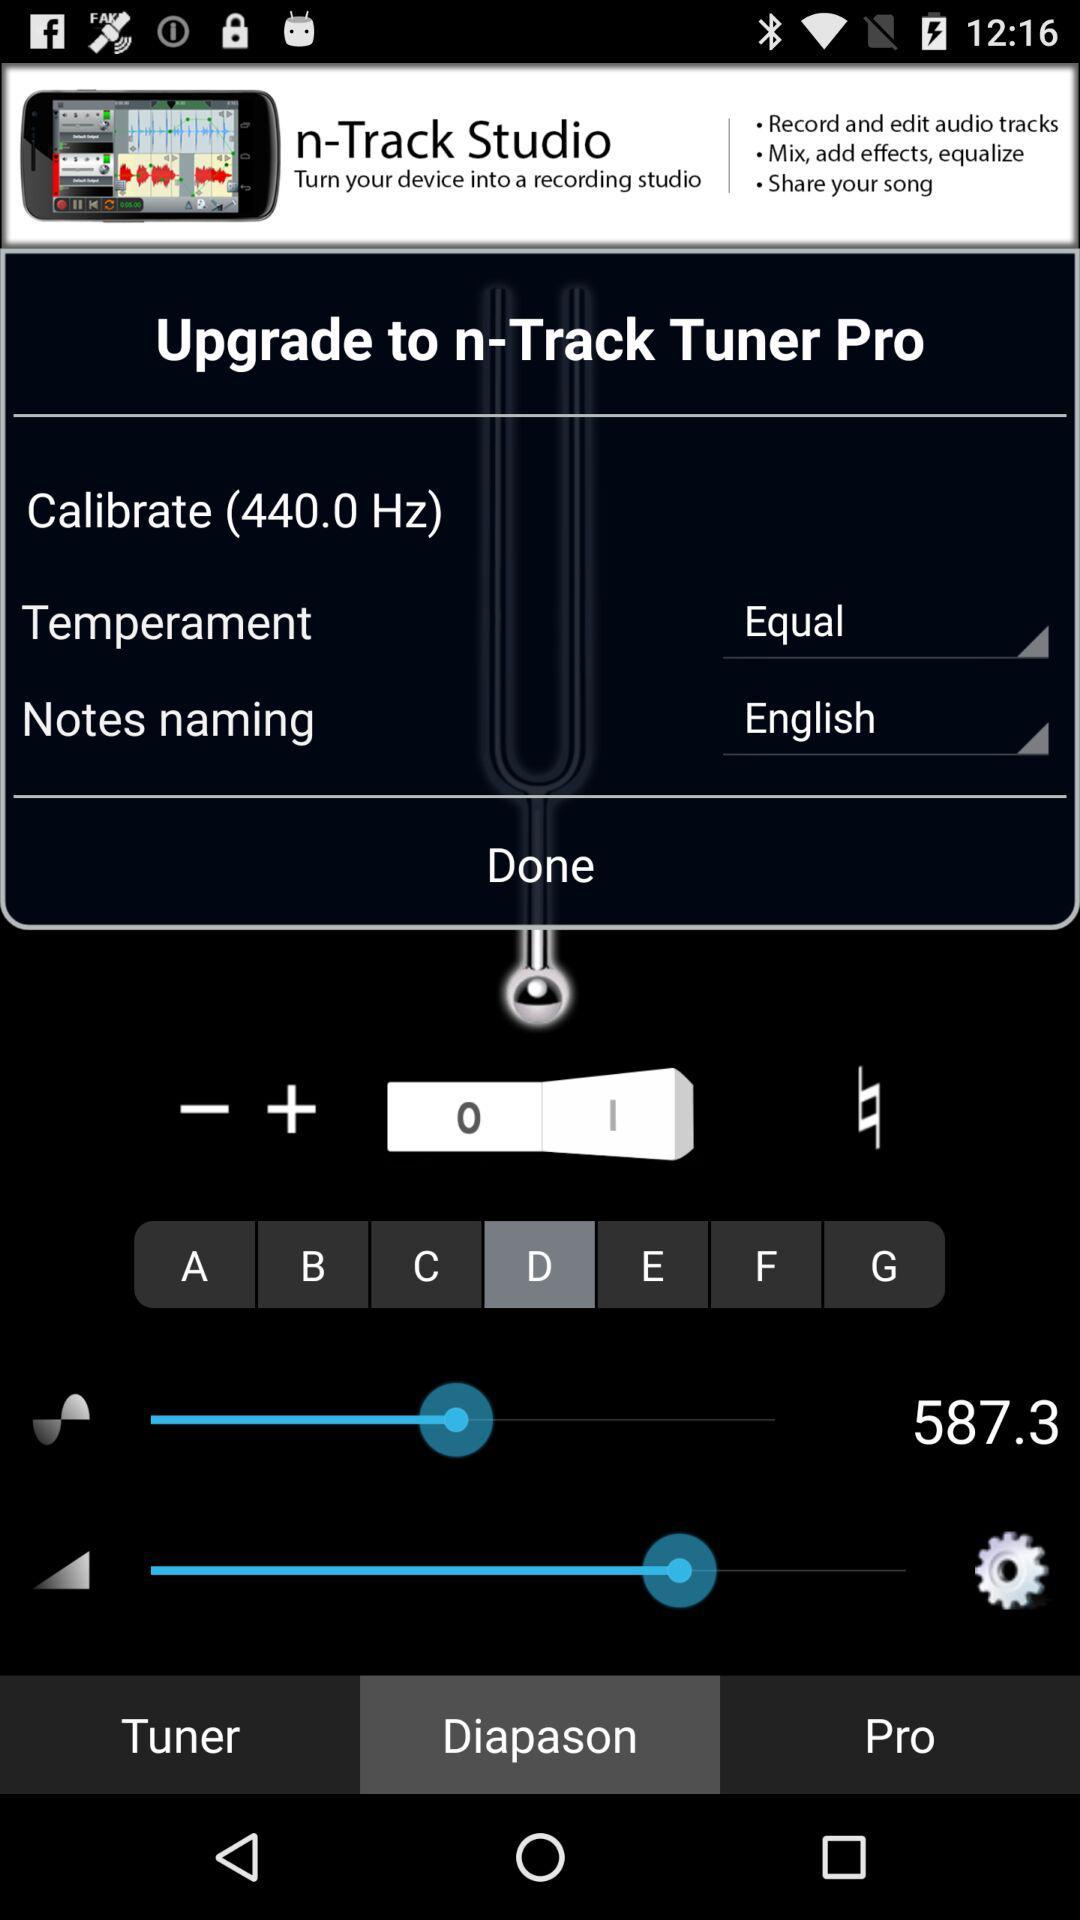  I want to click on d, so click(538, 1263).